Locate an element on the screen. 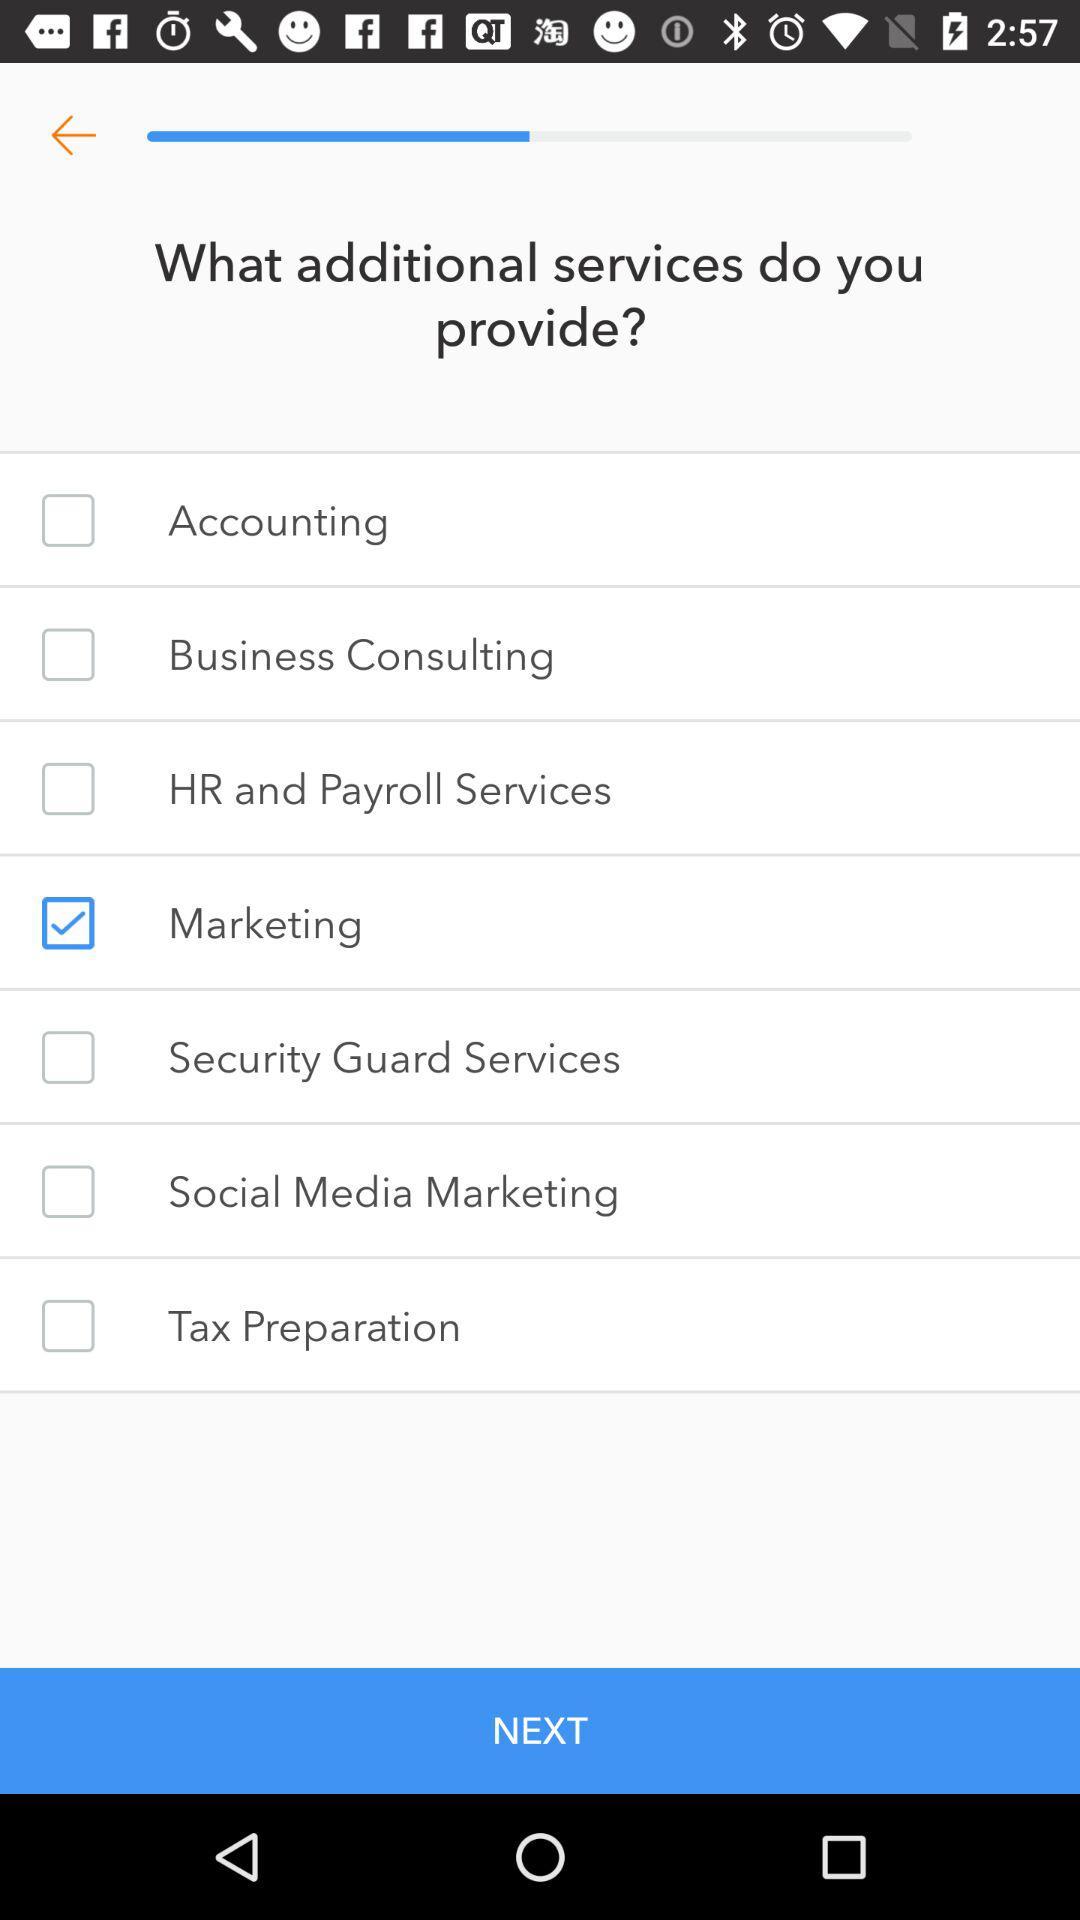  accounting button is located at coordinates (67, 520).